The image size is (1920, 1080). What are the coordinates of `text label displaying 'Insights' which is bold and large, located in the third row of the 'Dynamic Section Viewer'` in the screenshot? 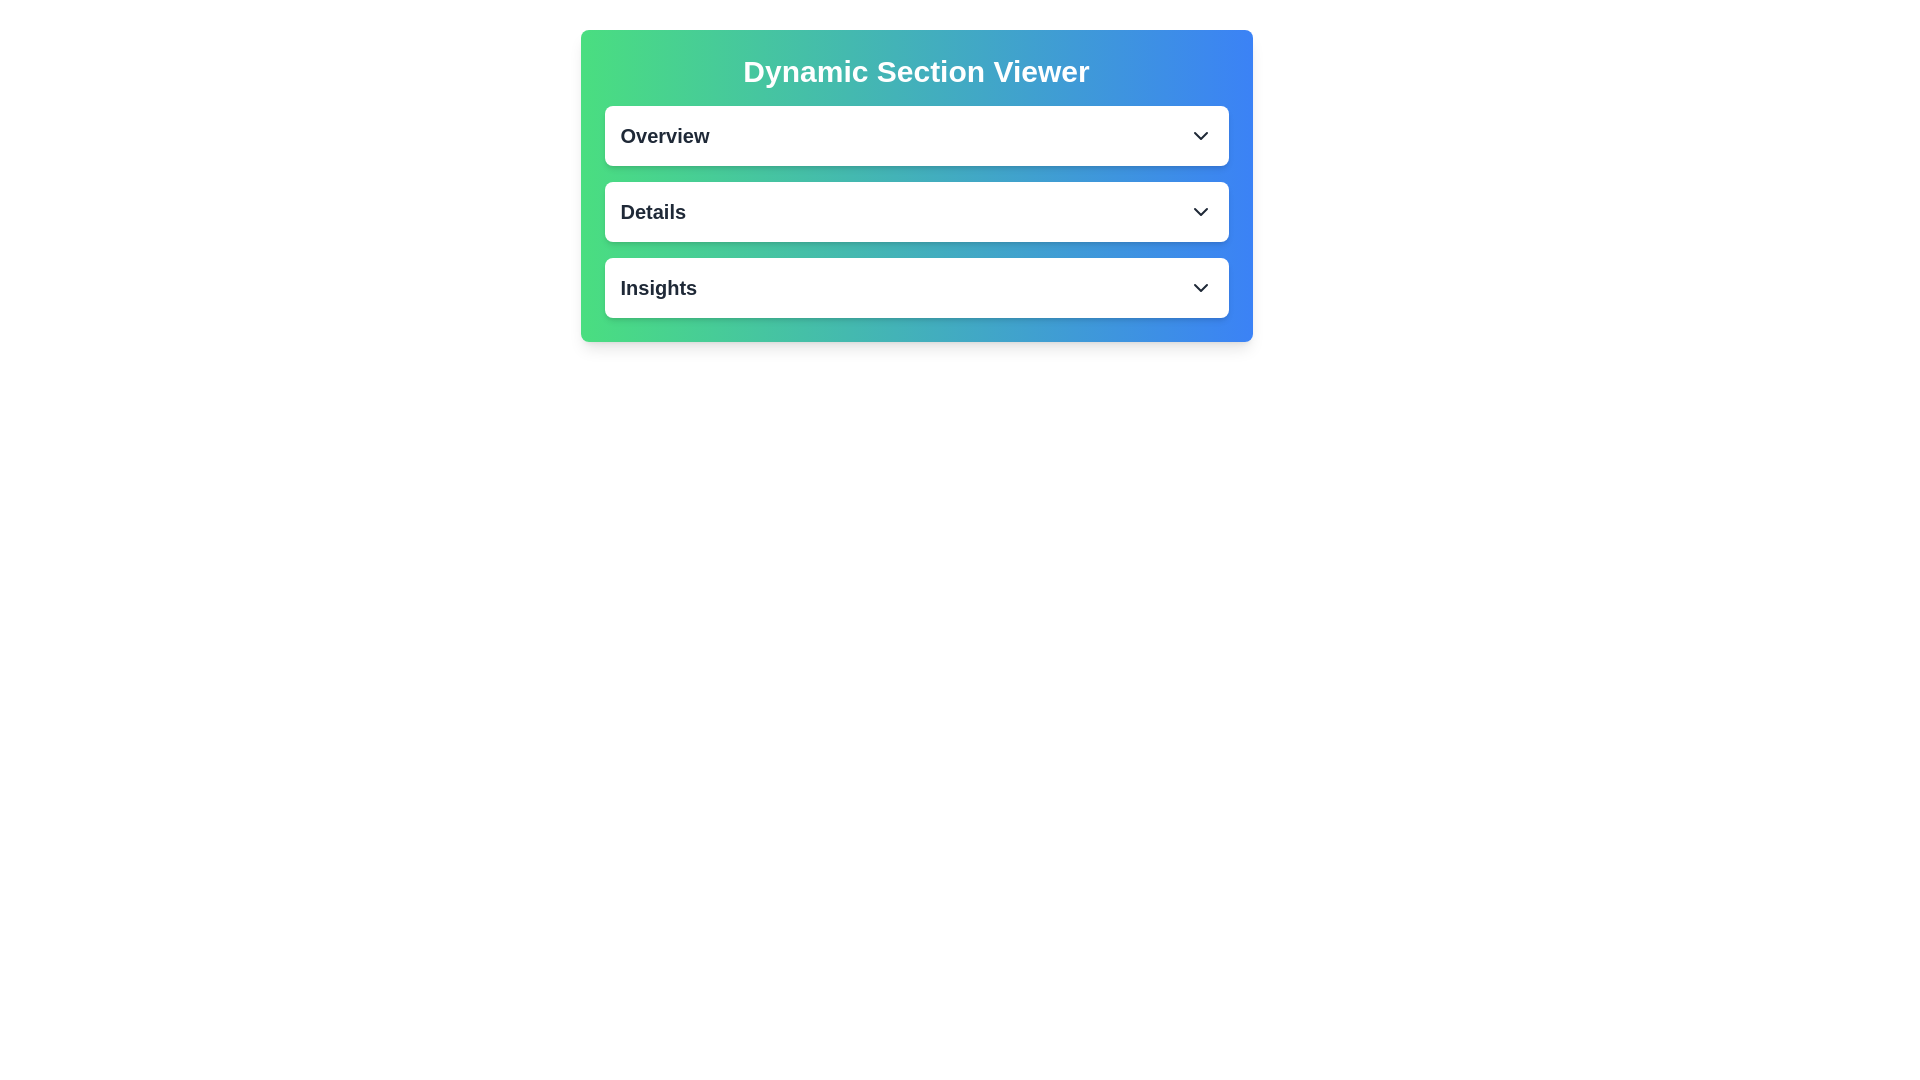 It's located at (658, 288).